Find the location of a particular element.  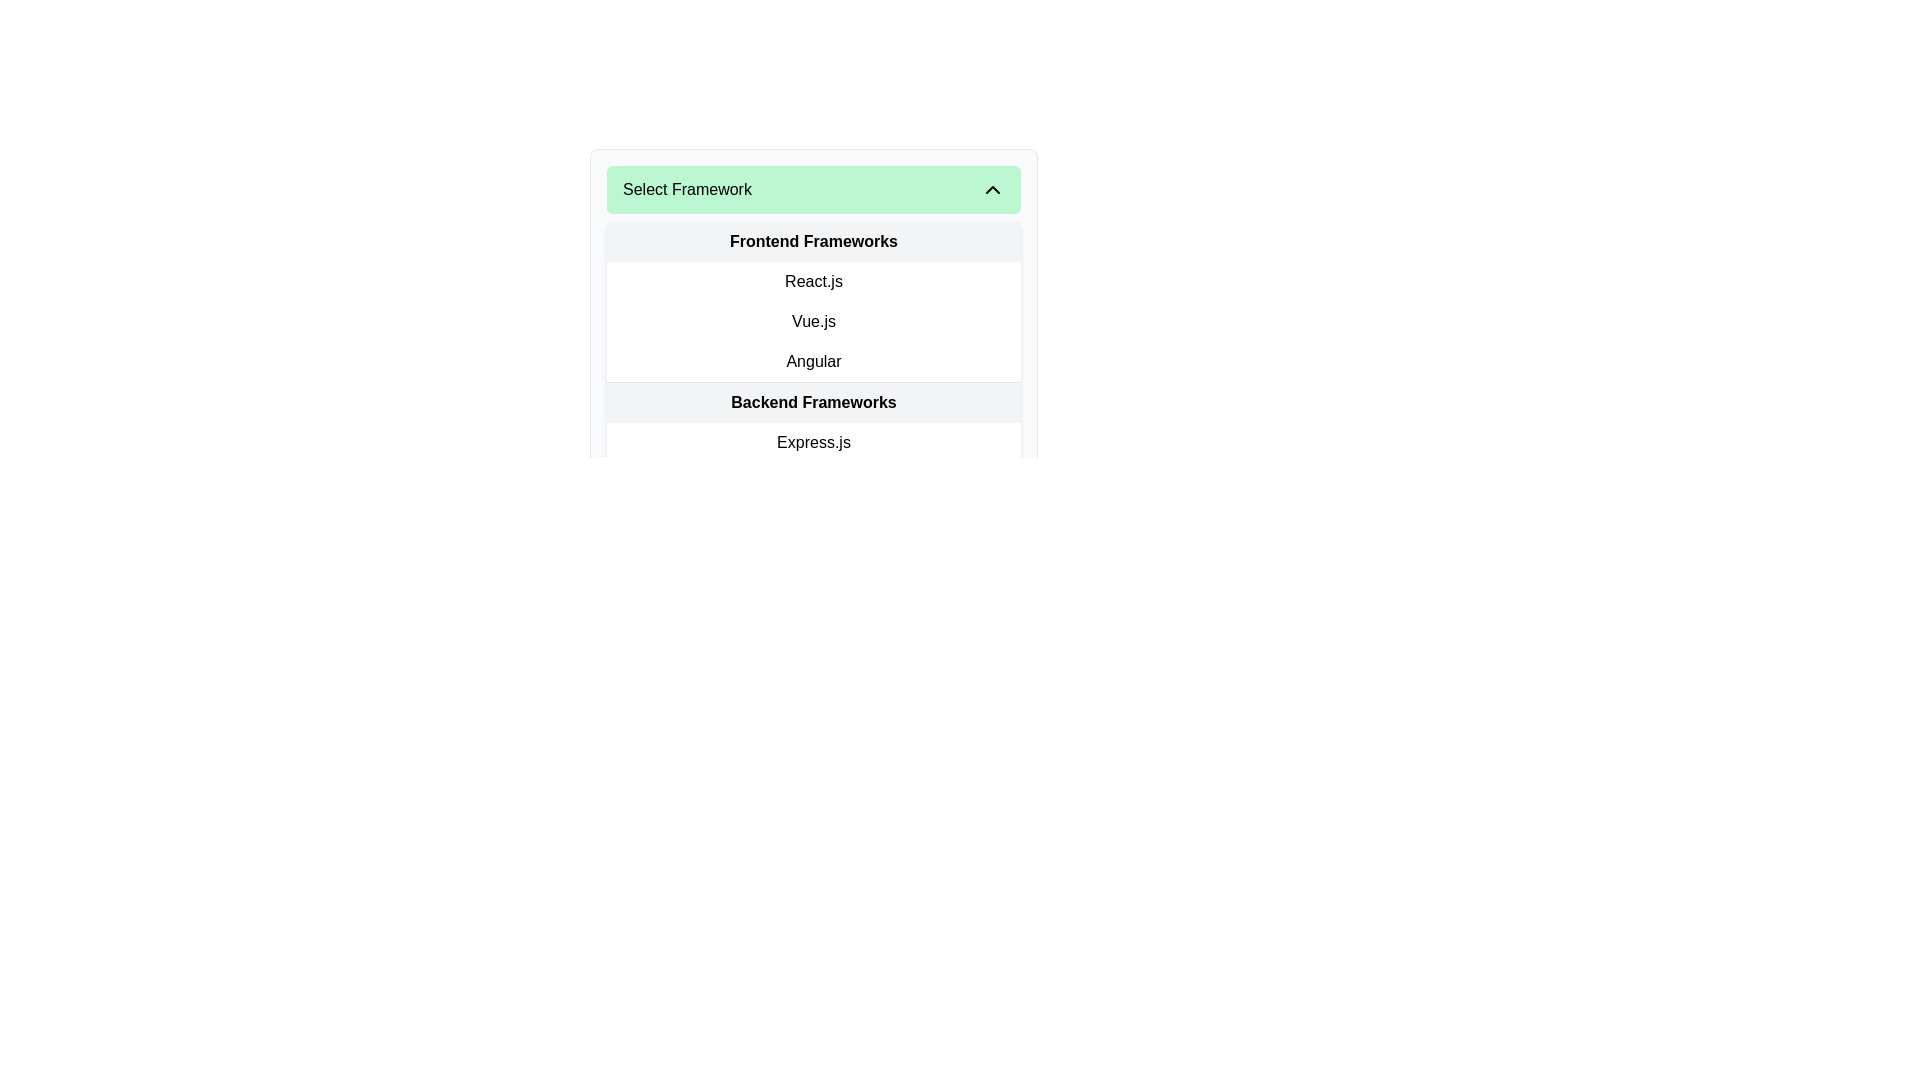

the List Item displaying 'Angular' in bold black font, which is the third item in the dropdown list of frontend frameworks is located at coordinates (814, 362).